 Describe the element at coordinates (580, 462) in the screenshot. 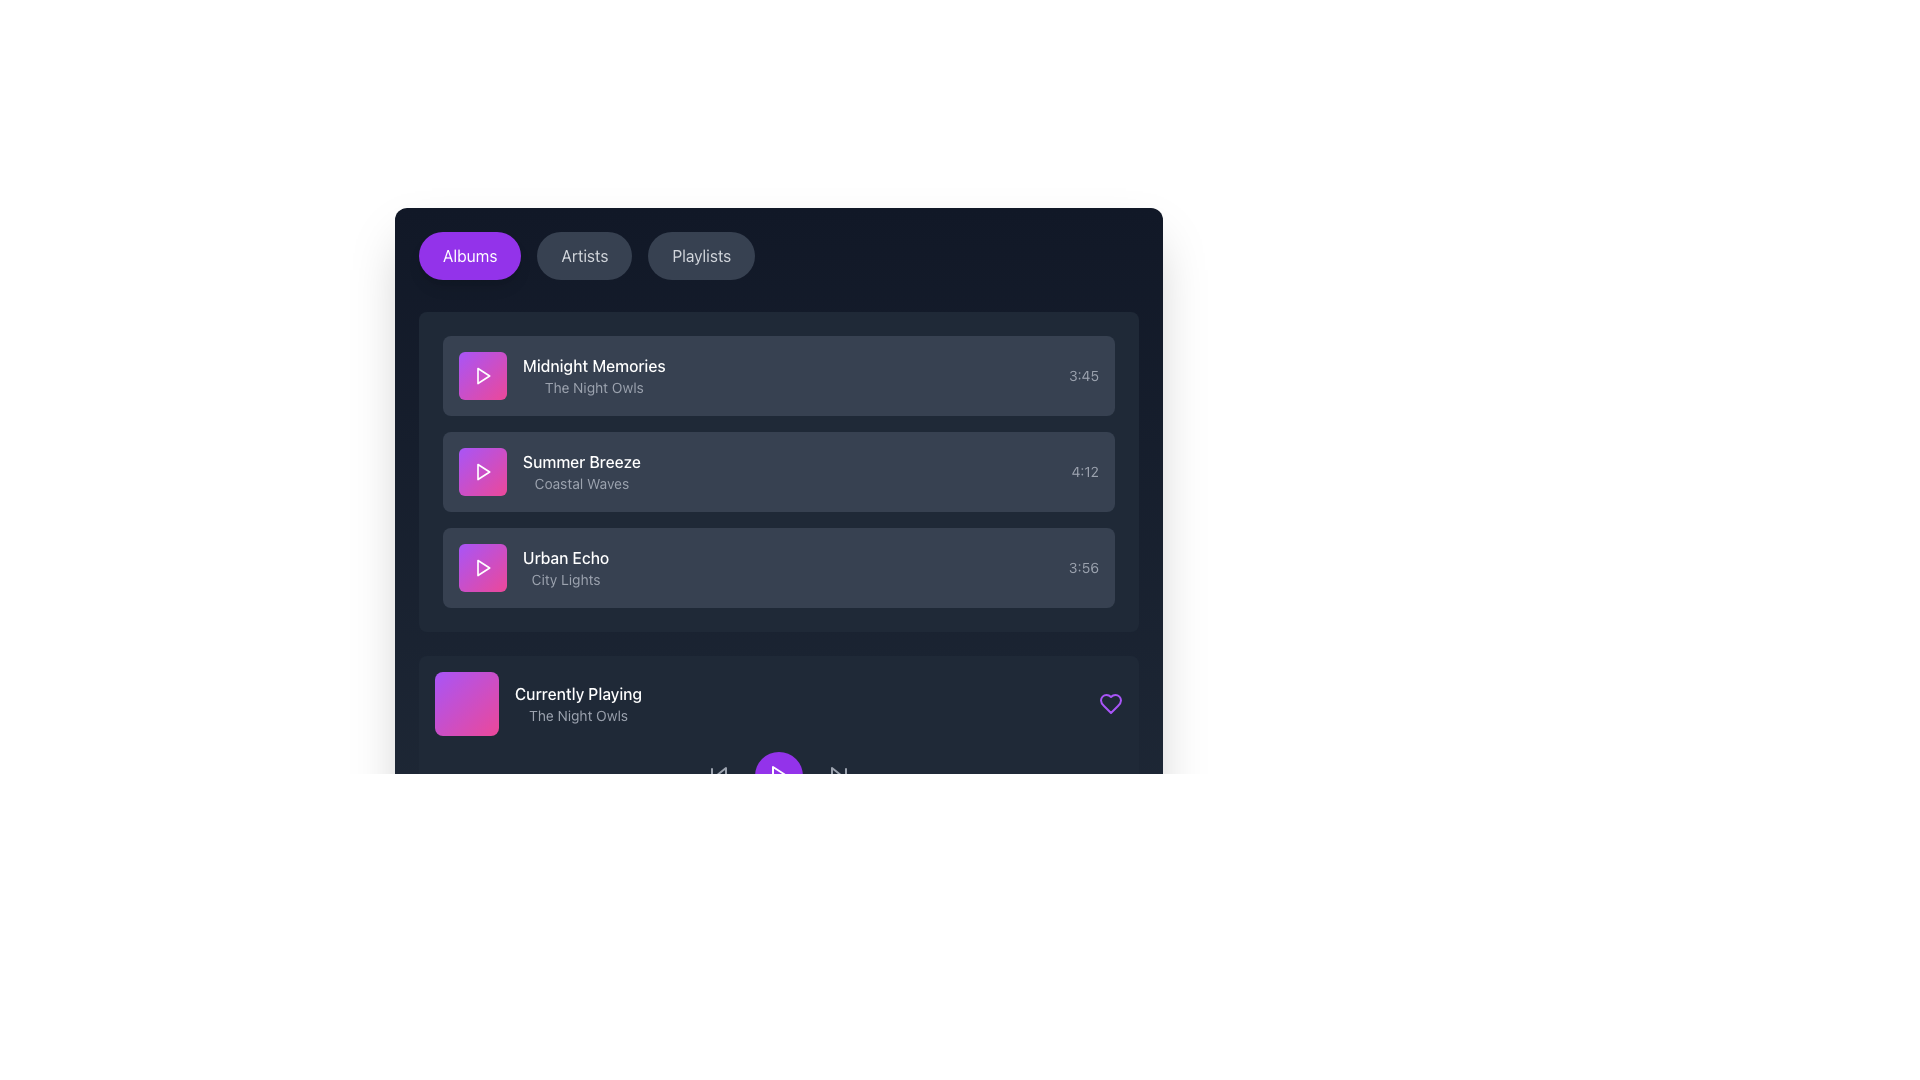

I see `the title text label of the list item representing a music track, located directly above the subtitle 'Coastal Waves'` at that location.